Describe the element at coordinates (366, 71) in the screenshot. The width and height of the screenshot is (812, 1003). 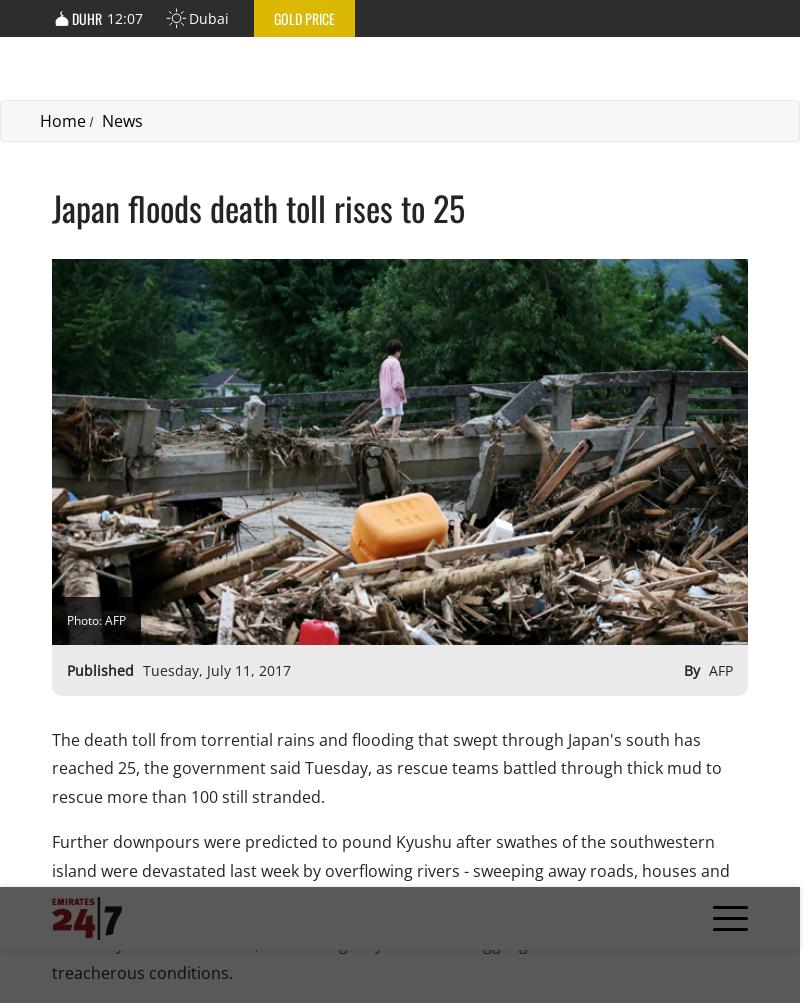
I see `'But many remain stranded, with emergency services struggling to reach them amid treacherous conditions.'` at that location.